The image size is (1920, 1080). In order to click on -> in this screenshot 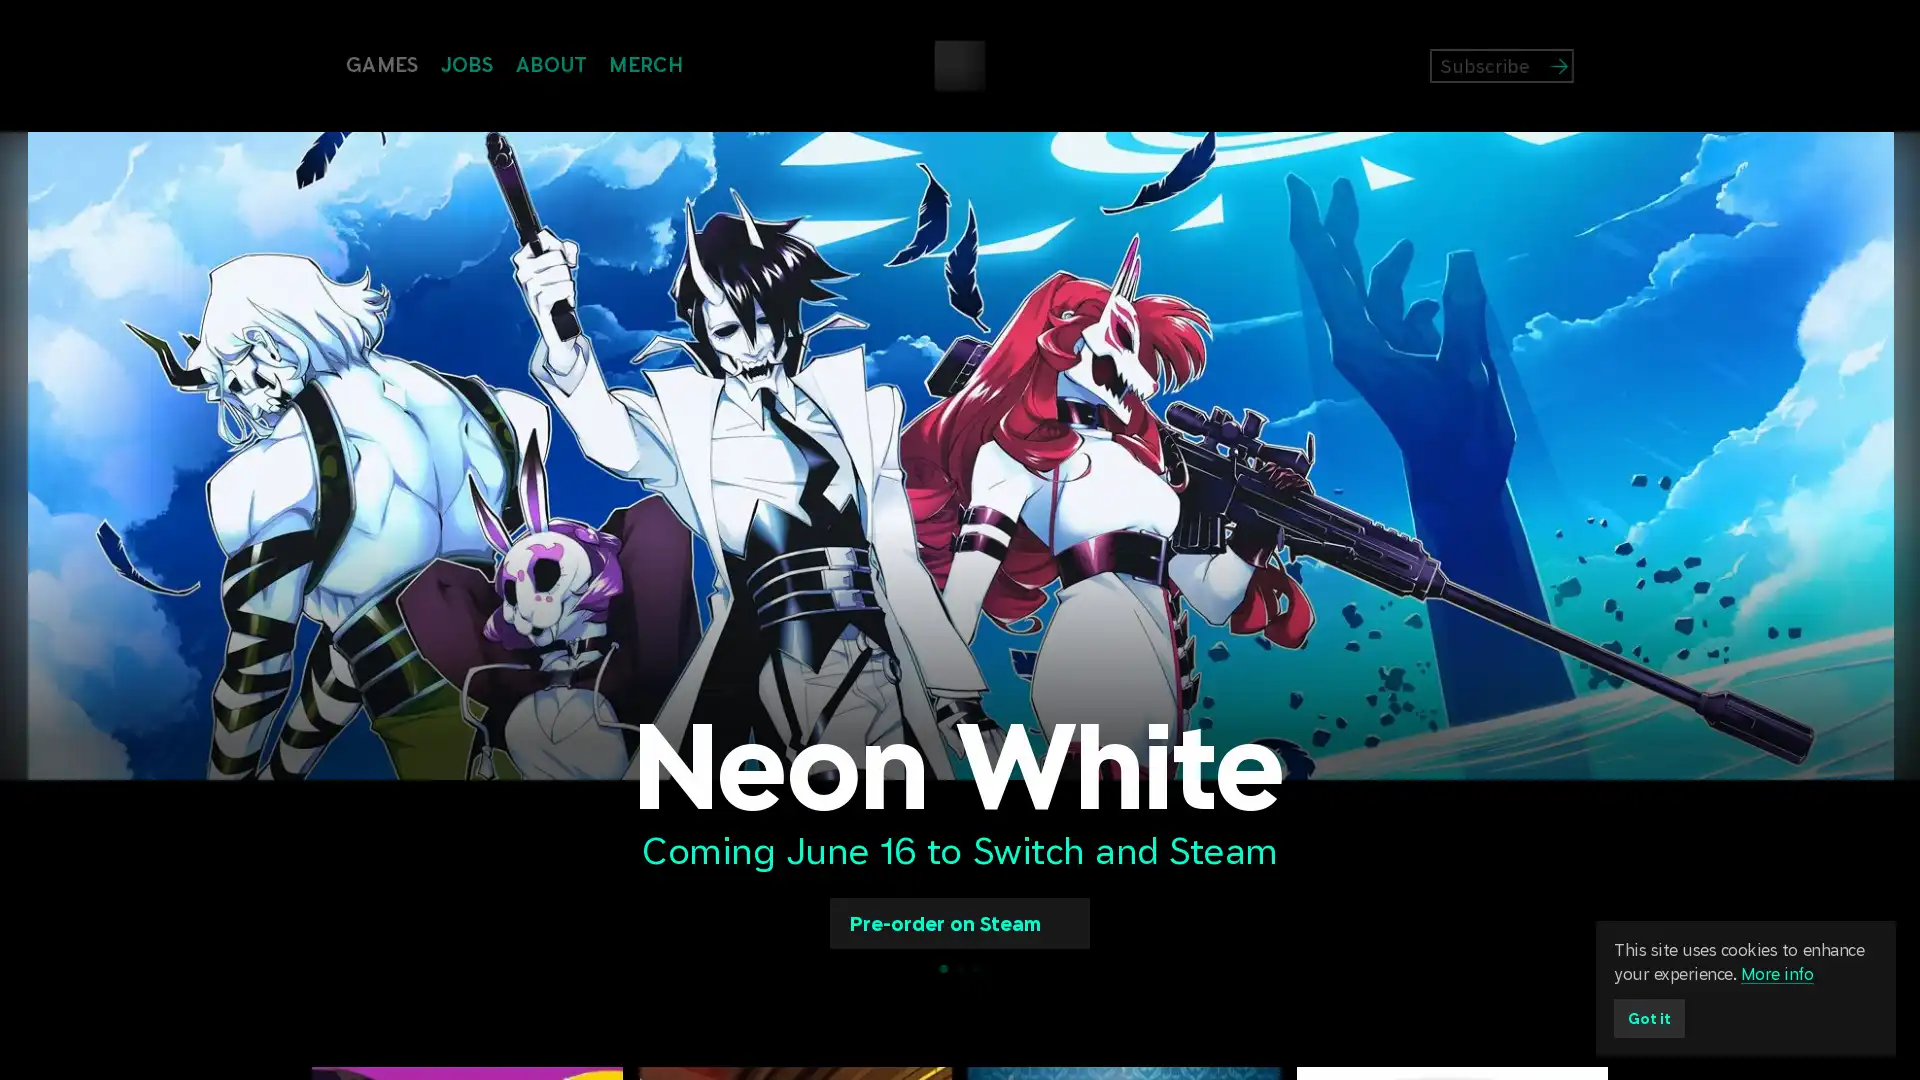, I will do `click(1592, 64)`.